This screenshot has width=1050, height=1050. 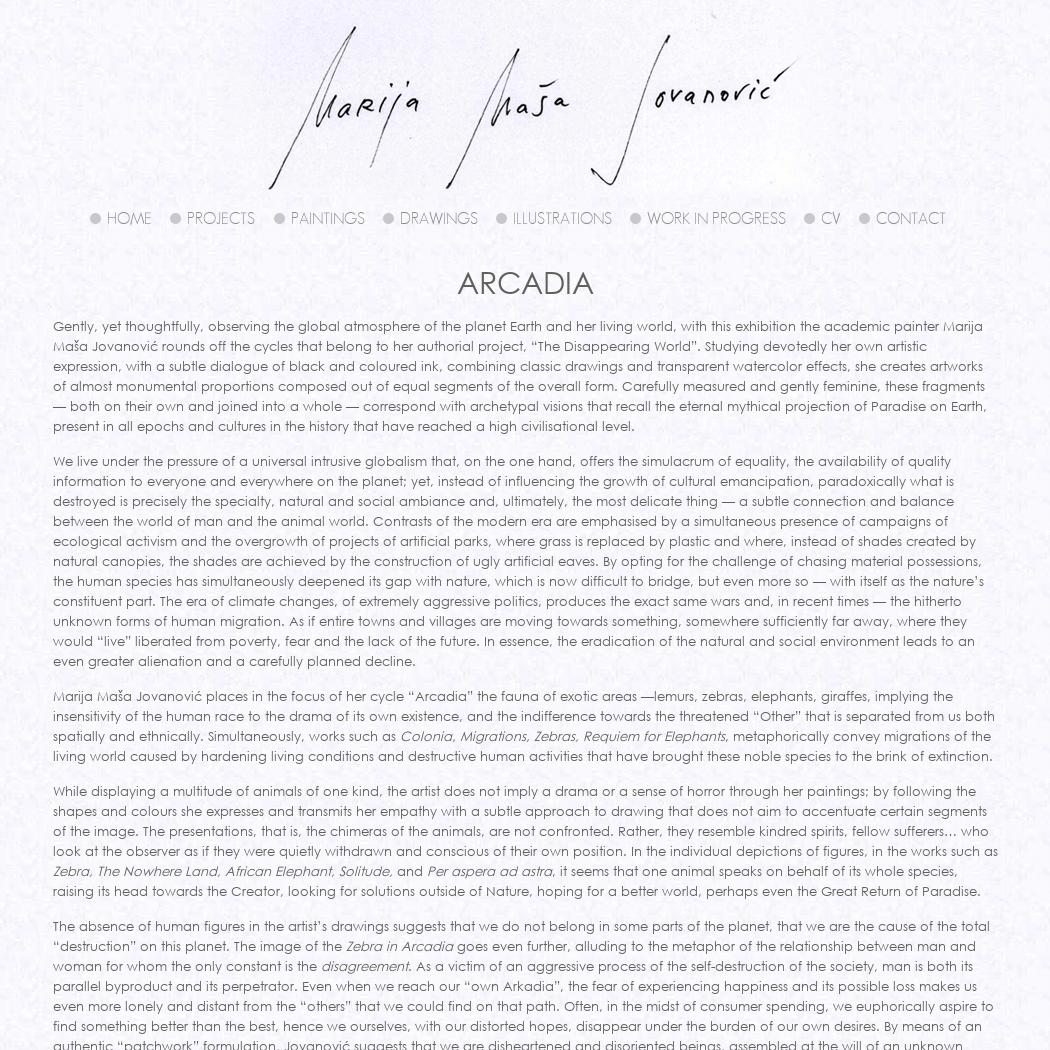 What do you see at coordinates (50, 935) in the screenshot?
I see `'The absence of human figures in the artist’s drawings suggests that we do not belong in some parts of the planet, that we are the cause of the total “destruction” on this planet. The image of the'` at bounding box center [50, 935].